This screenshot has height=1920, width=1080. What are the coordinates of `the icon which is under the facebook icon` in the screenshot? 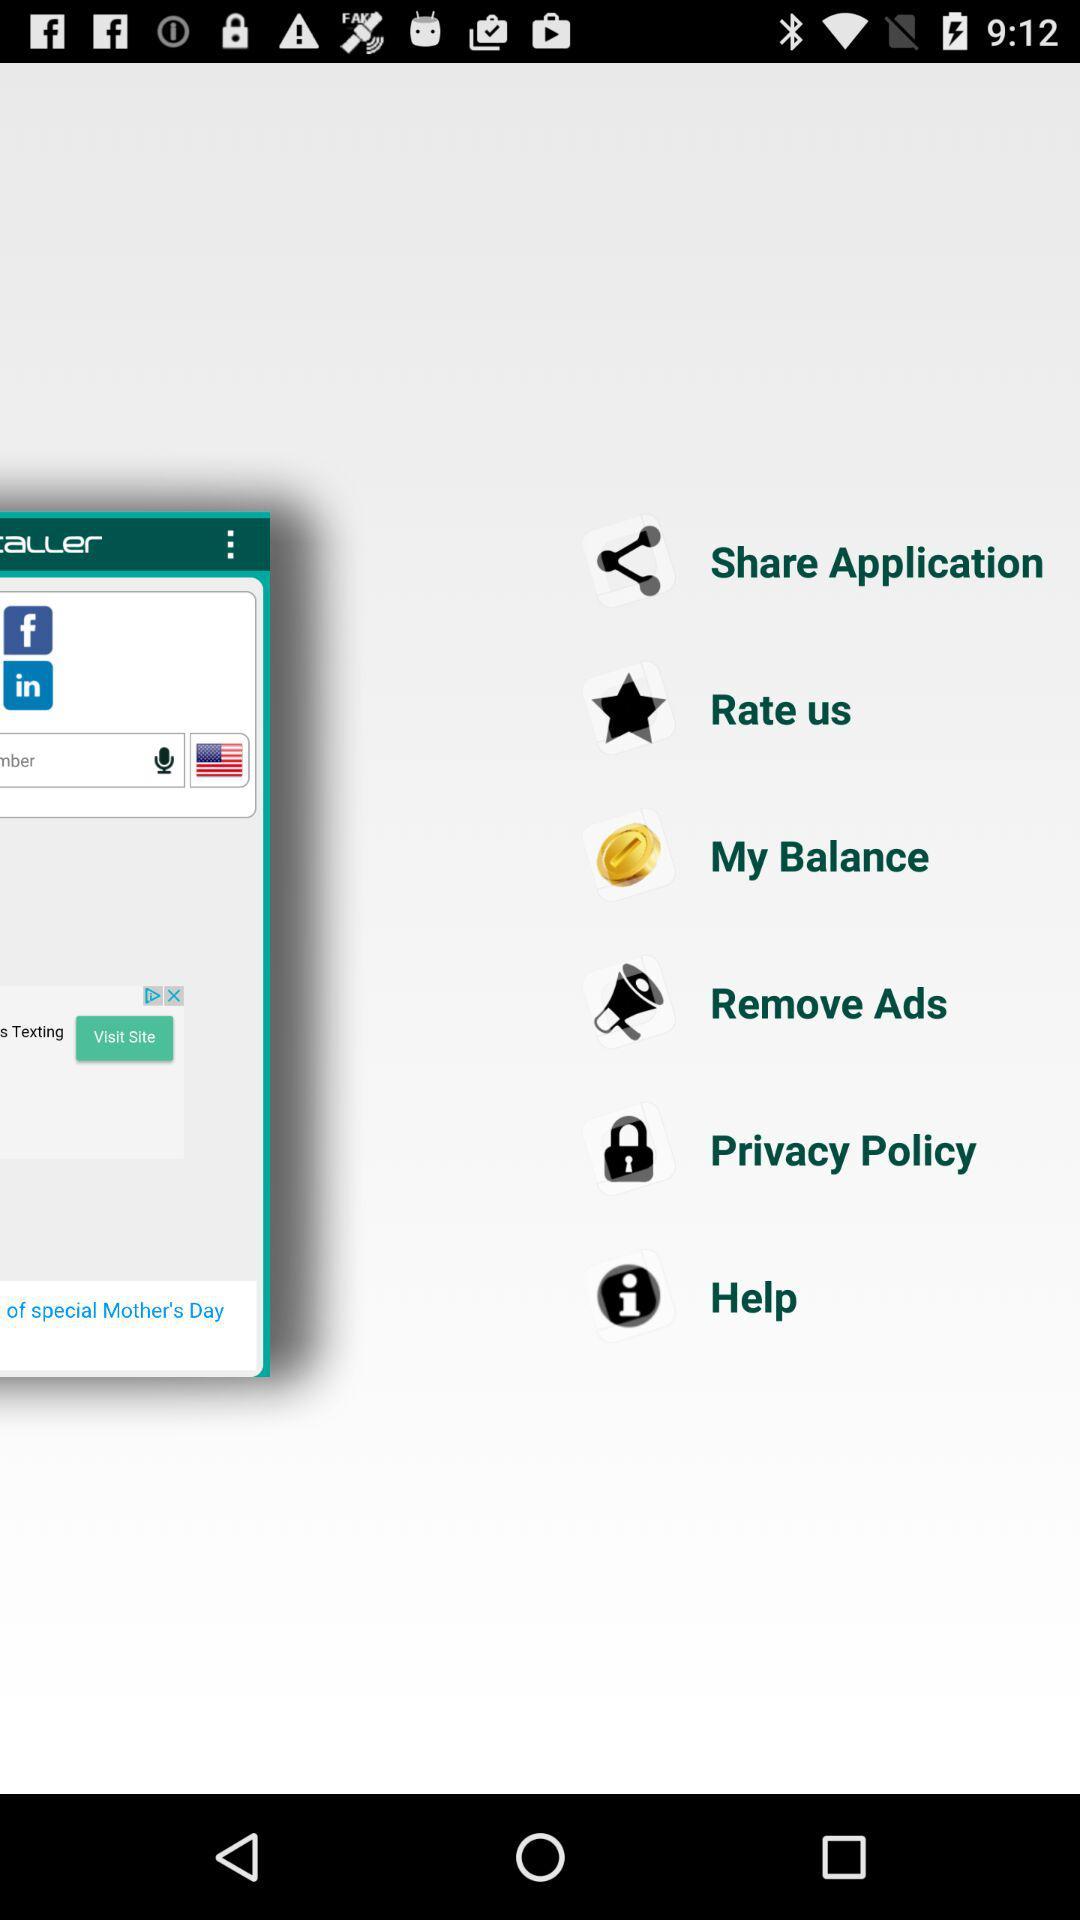 It's located at (28, 685).